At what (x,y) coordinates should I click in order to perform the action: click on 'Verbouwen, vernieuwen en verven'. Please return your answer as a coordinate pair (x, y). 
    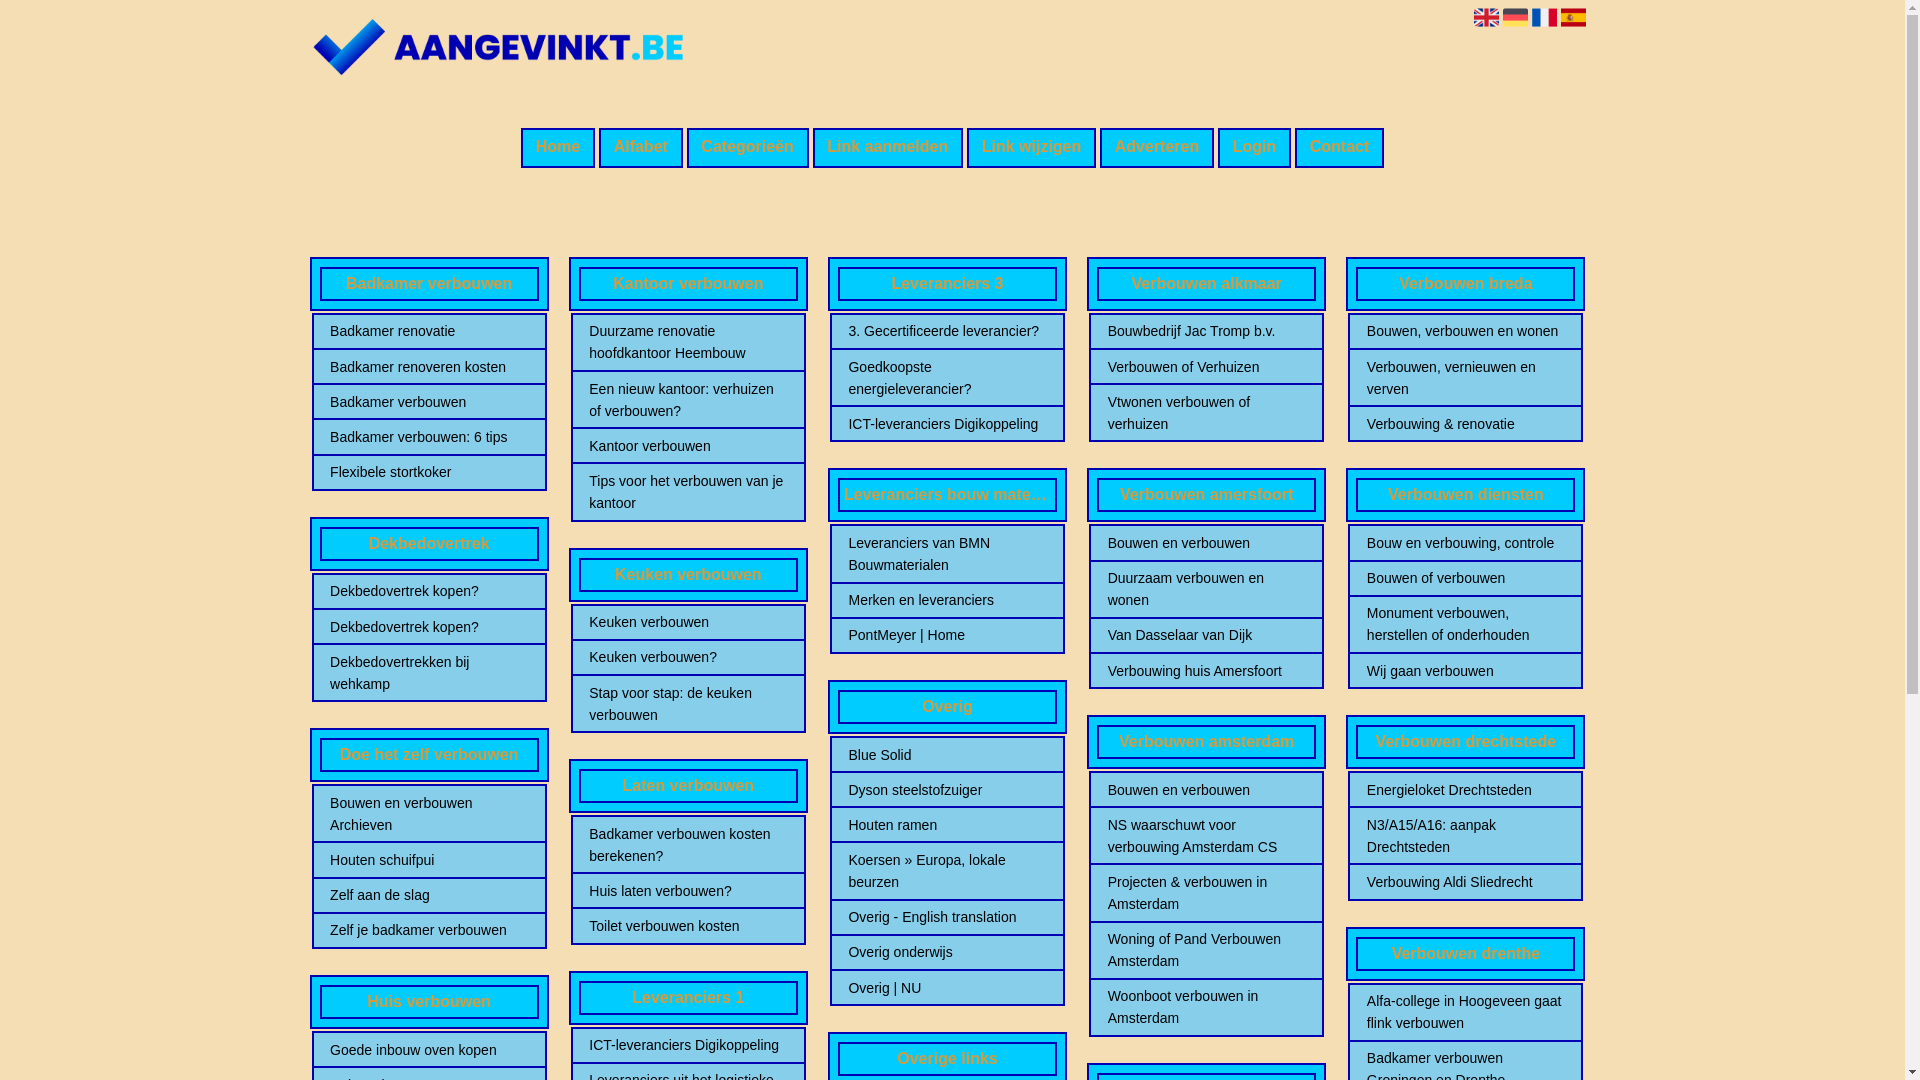
    Looking at the image, I should click on (1465, 378).